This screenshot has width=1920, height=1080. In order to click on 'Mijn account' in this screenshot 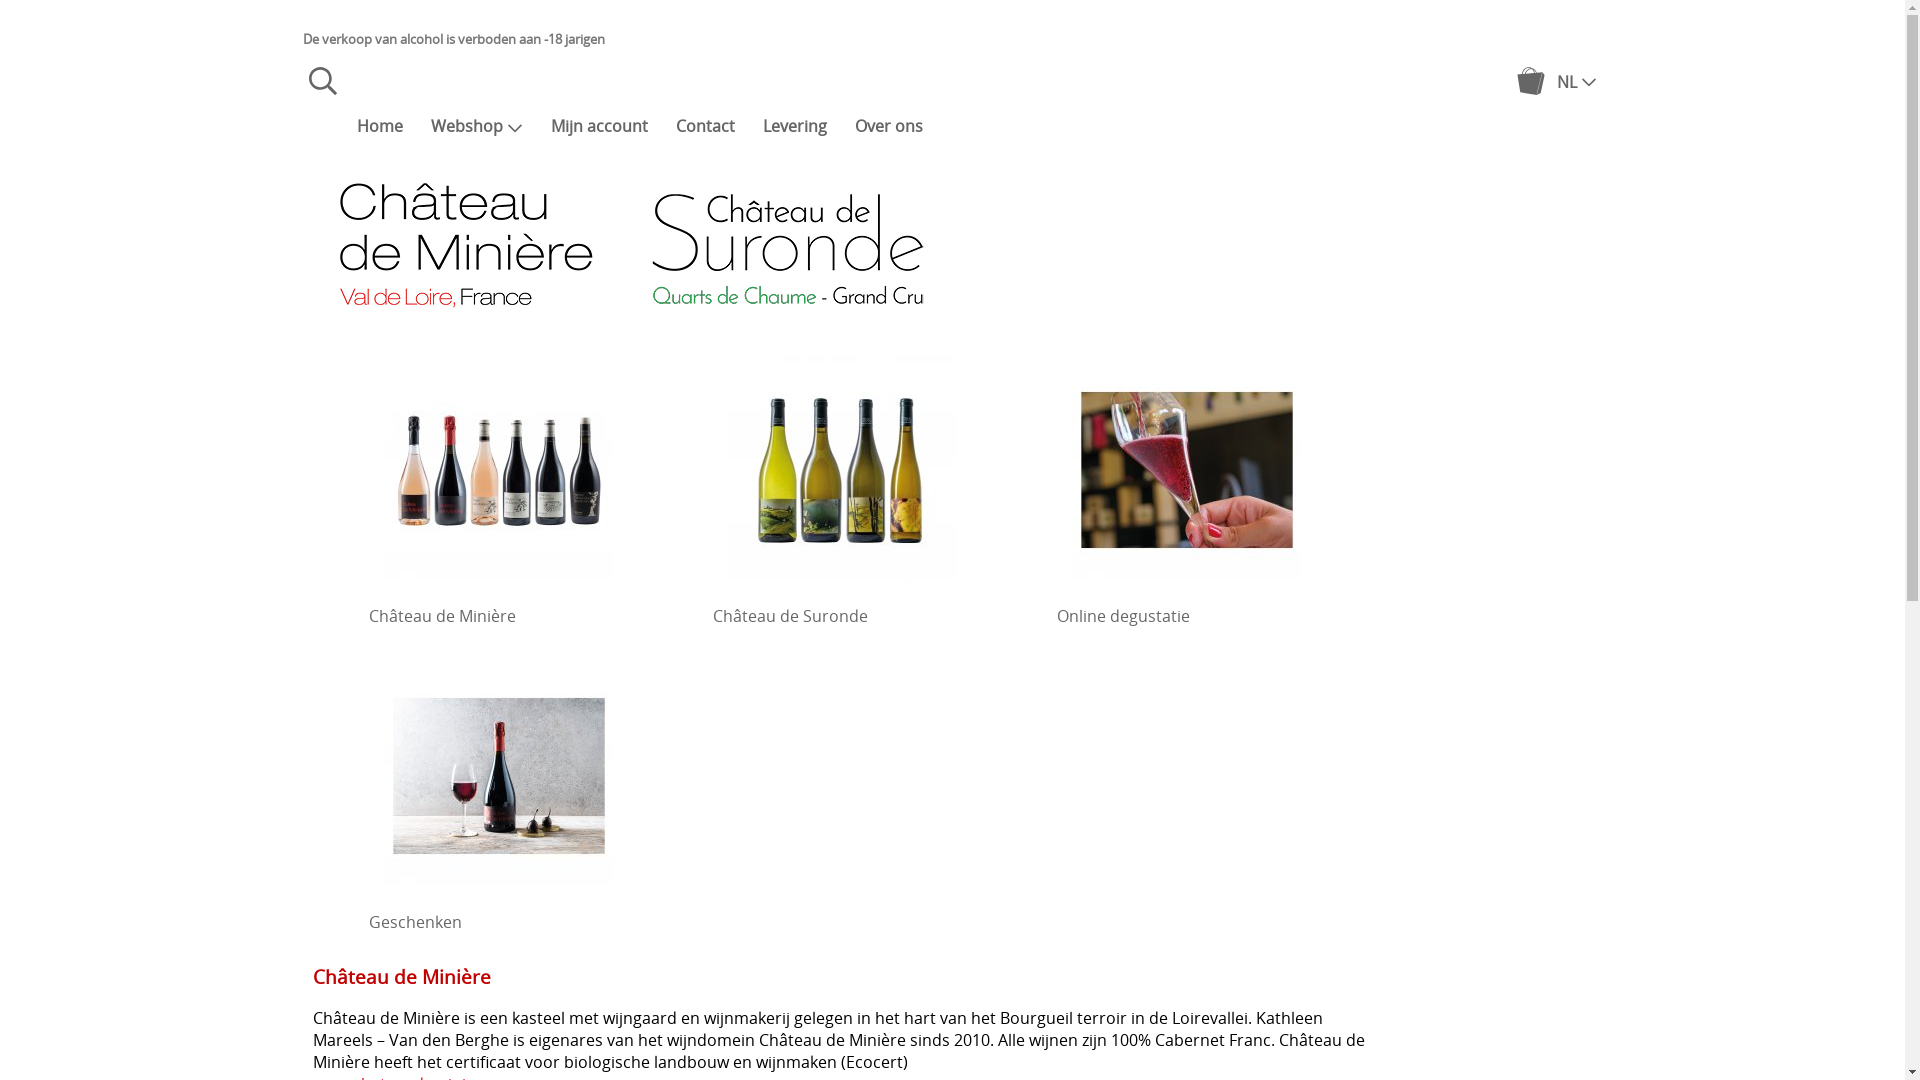, I will do `click(597, 126)`.